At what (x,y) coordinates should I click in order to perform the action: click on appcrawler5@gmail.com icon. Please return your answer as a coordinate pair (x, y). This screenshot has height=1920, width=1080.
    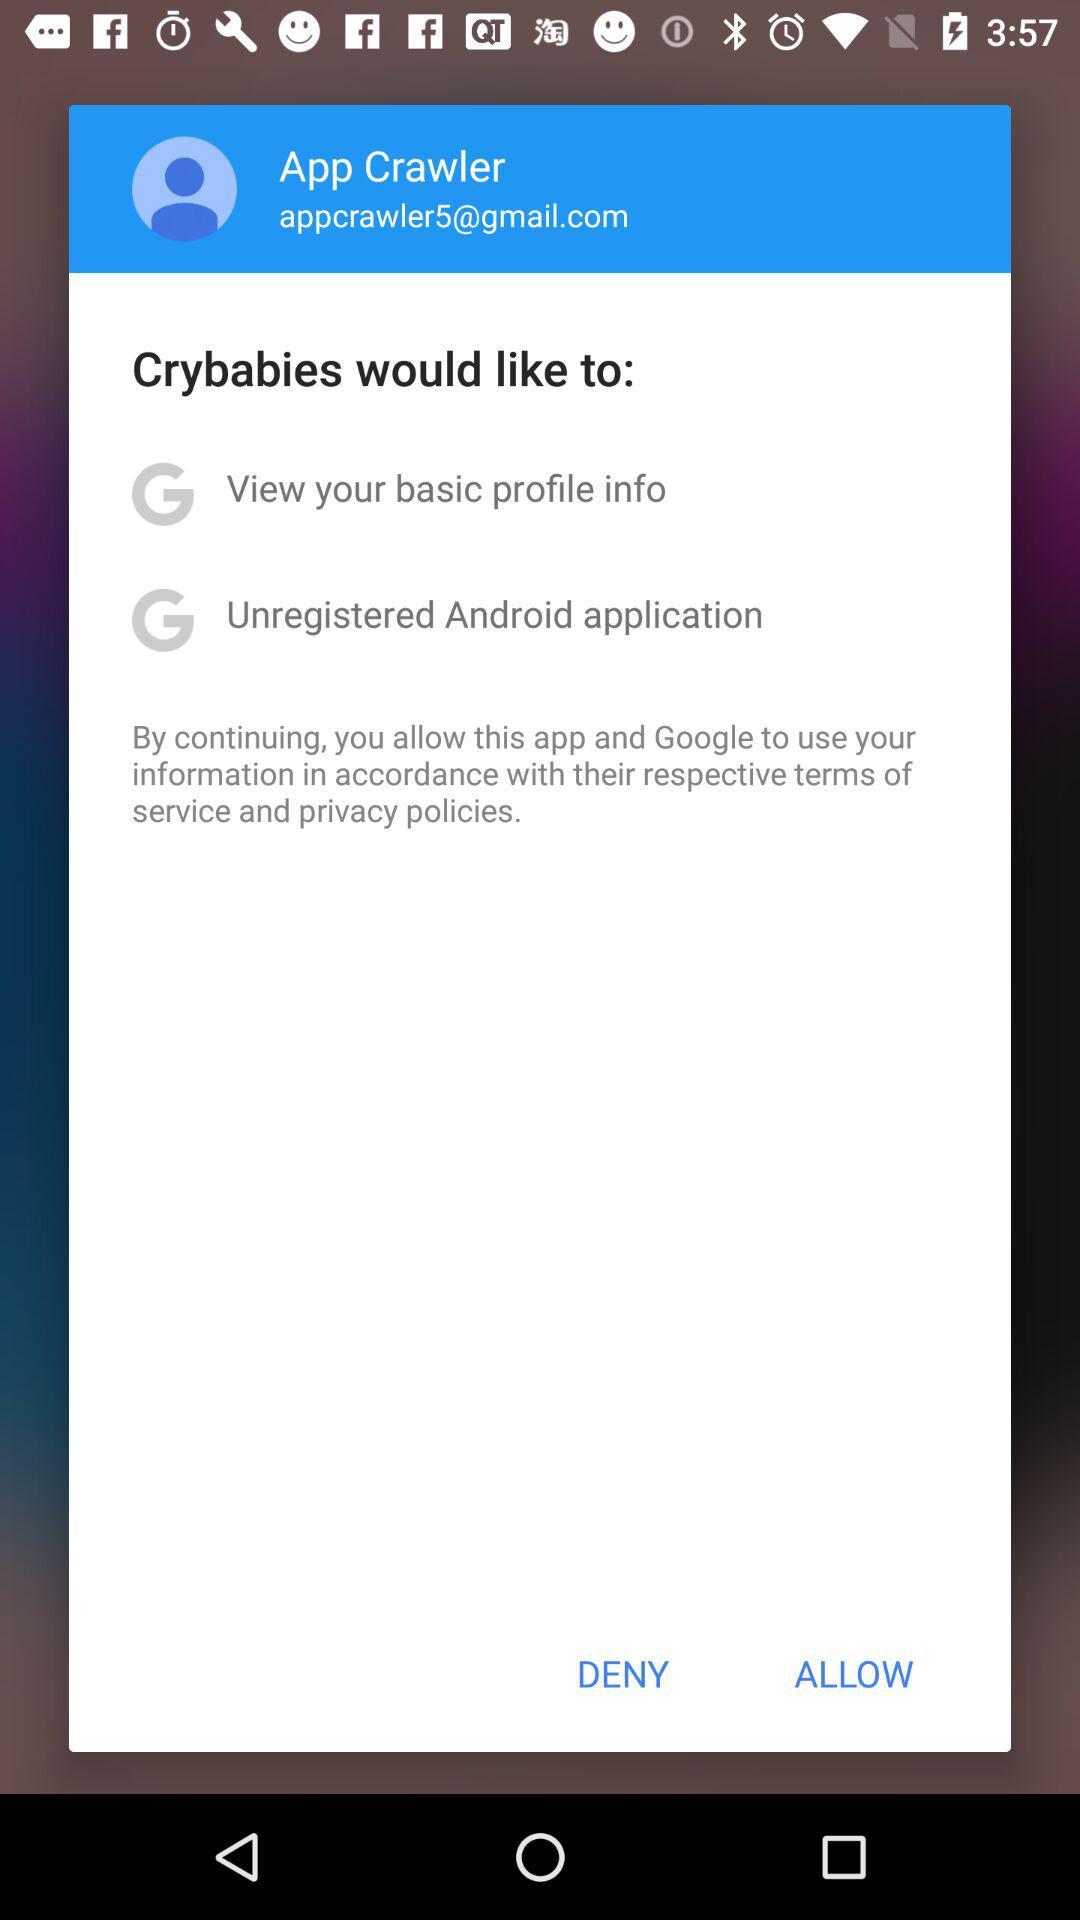
    Looking at the image, I should click on (454, 214).